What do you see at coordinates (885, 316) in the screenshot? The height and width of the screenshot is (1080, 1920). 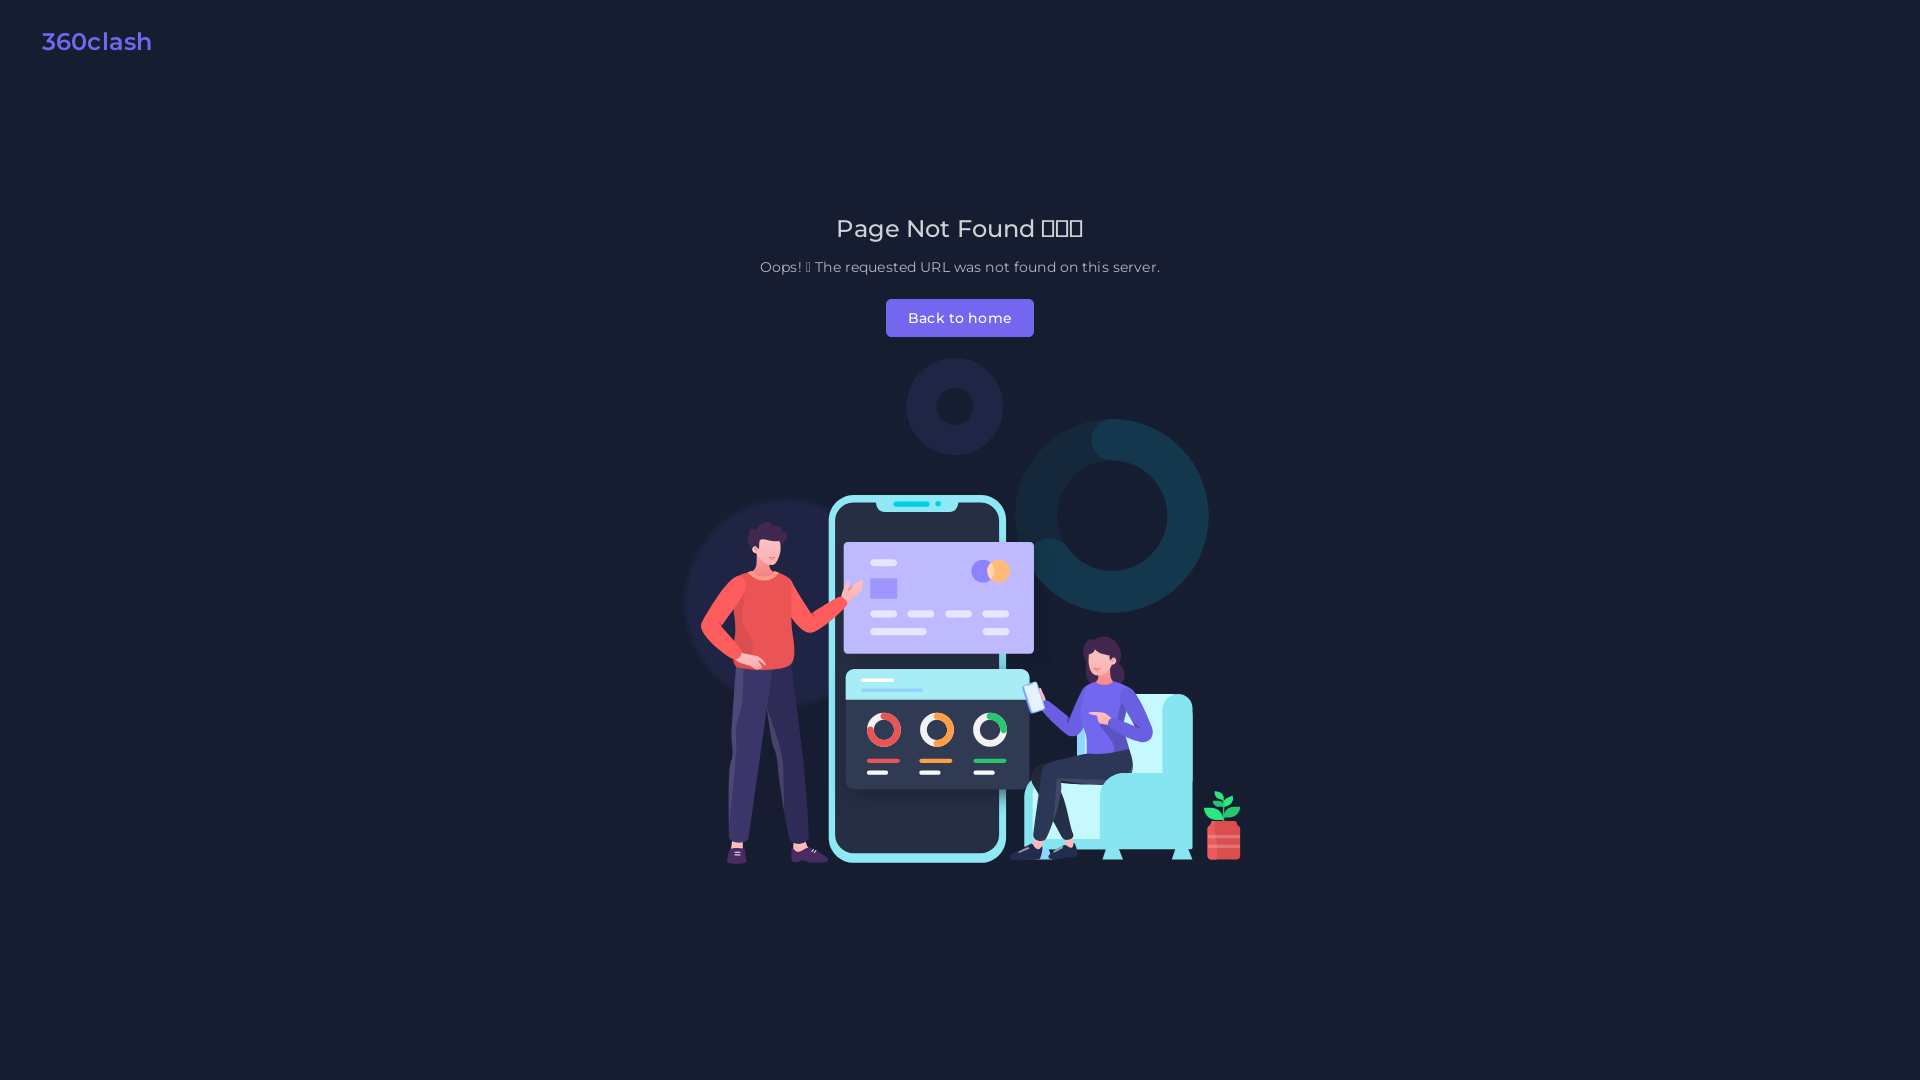 I see `'Back to home'` at bounding box center [885, 316].